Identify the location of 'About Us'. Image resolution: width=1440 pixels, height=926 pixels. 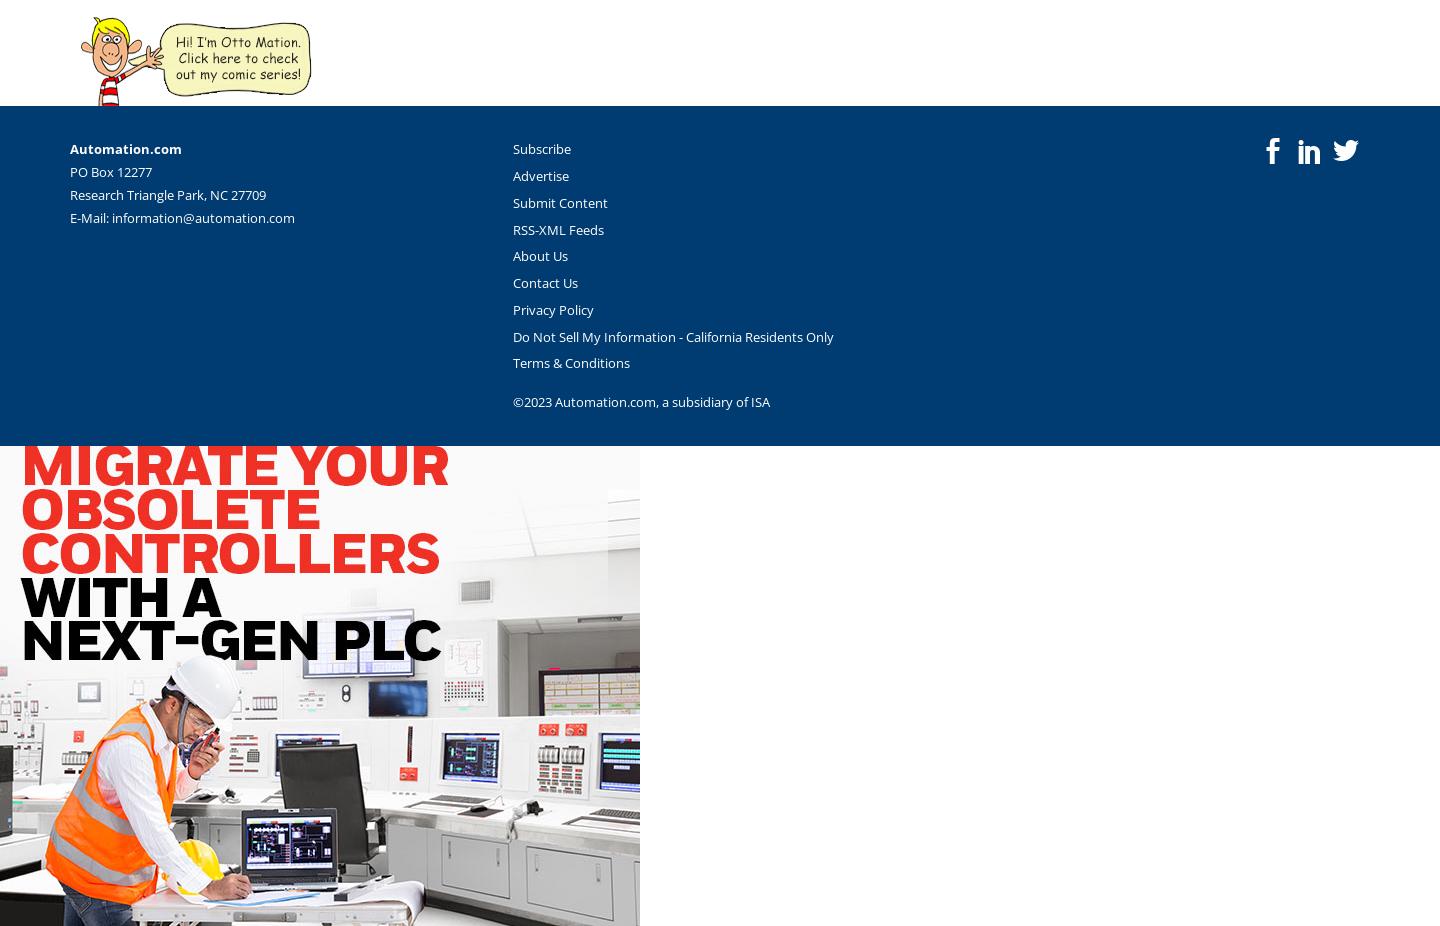
(539, 256).